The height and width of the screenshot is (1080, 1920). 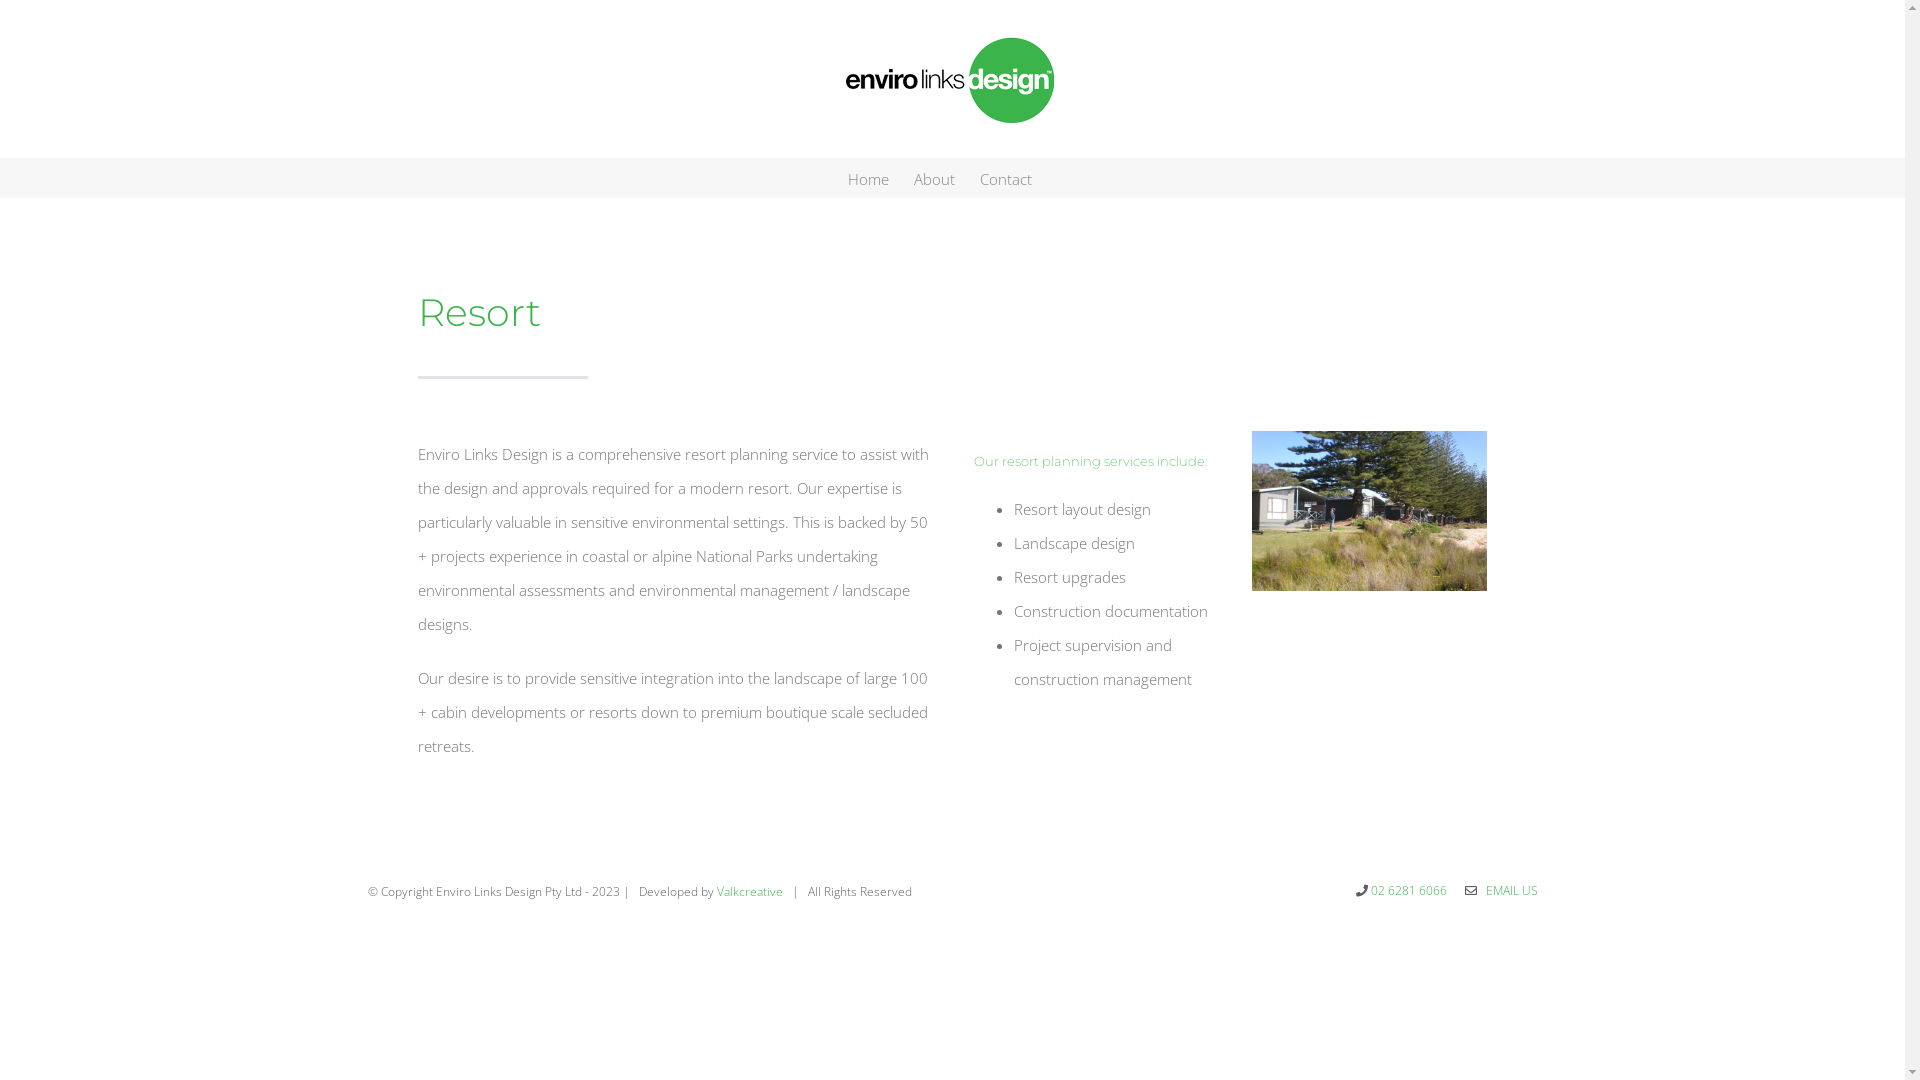 I want to click on 'Valkcreative', so click(x=747, y=890).